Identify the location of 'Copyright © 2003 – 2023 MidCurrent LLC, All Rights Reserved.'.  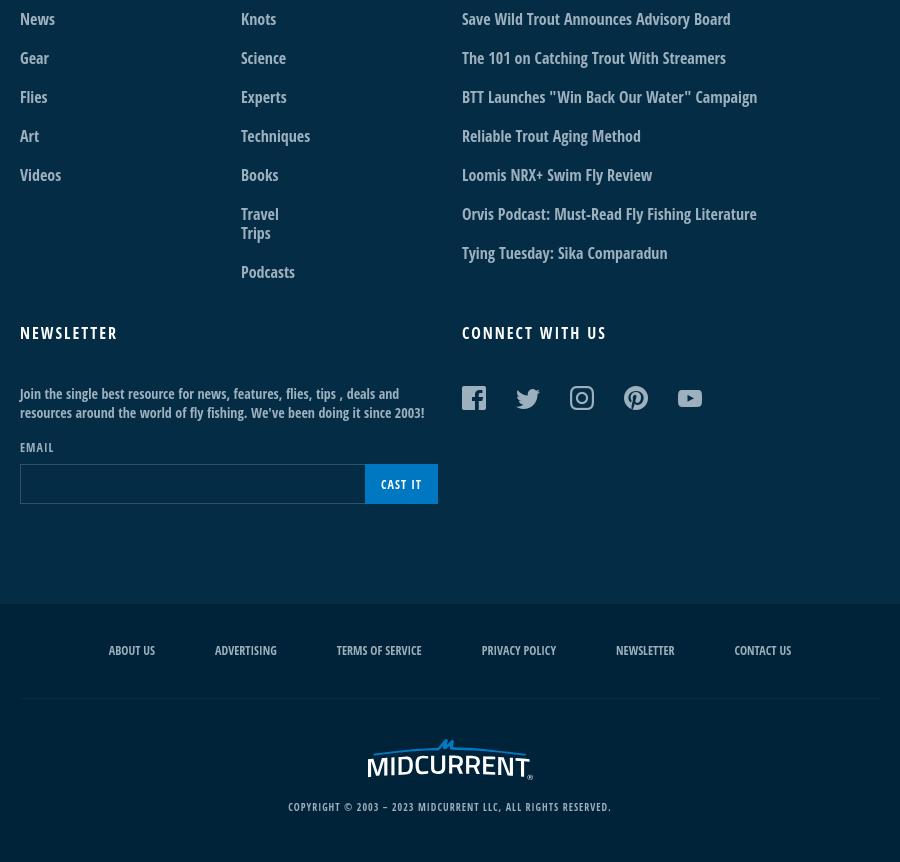
(449, 806).